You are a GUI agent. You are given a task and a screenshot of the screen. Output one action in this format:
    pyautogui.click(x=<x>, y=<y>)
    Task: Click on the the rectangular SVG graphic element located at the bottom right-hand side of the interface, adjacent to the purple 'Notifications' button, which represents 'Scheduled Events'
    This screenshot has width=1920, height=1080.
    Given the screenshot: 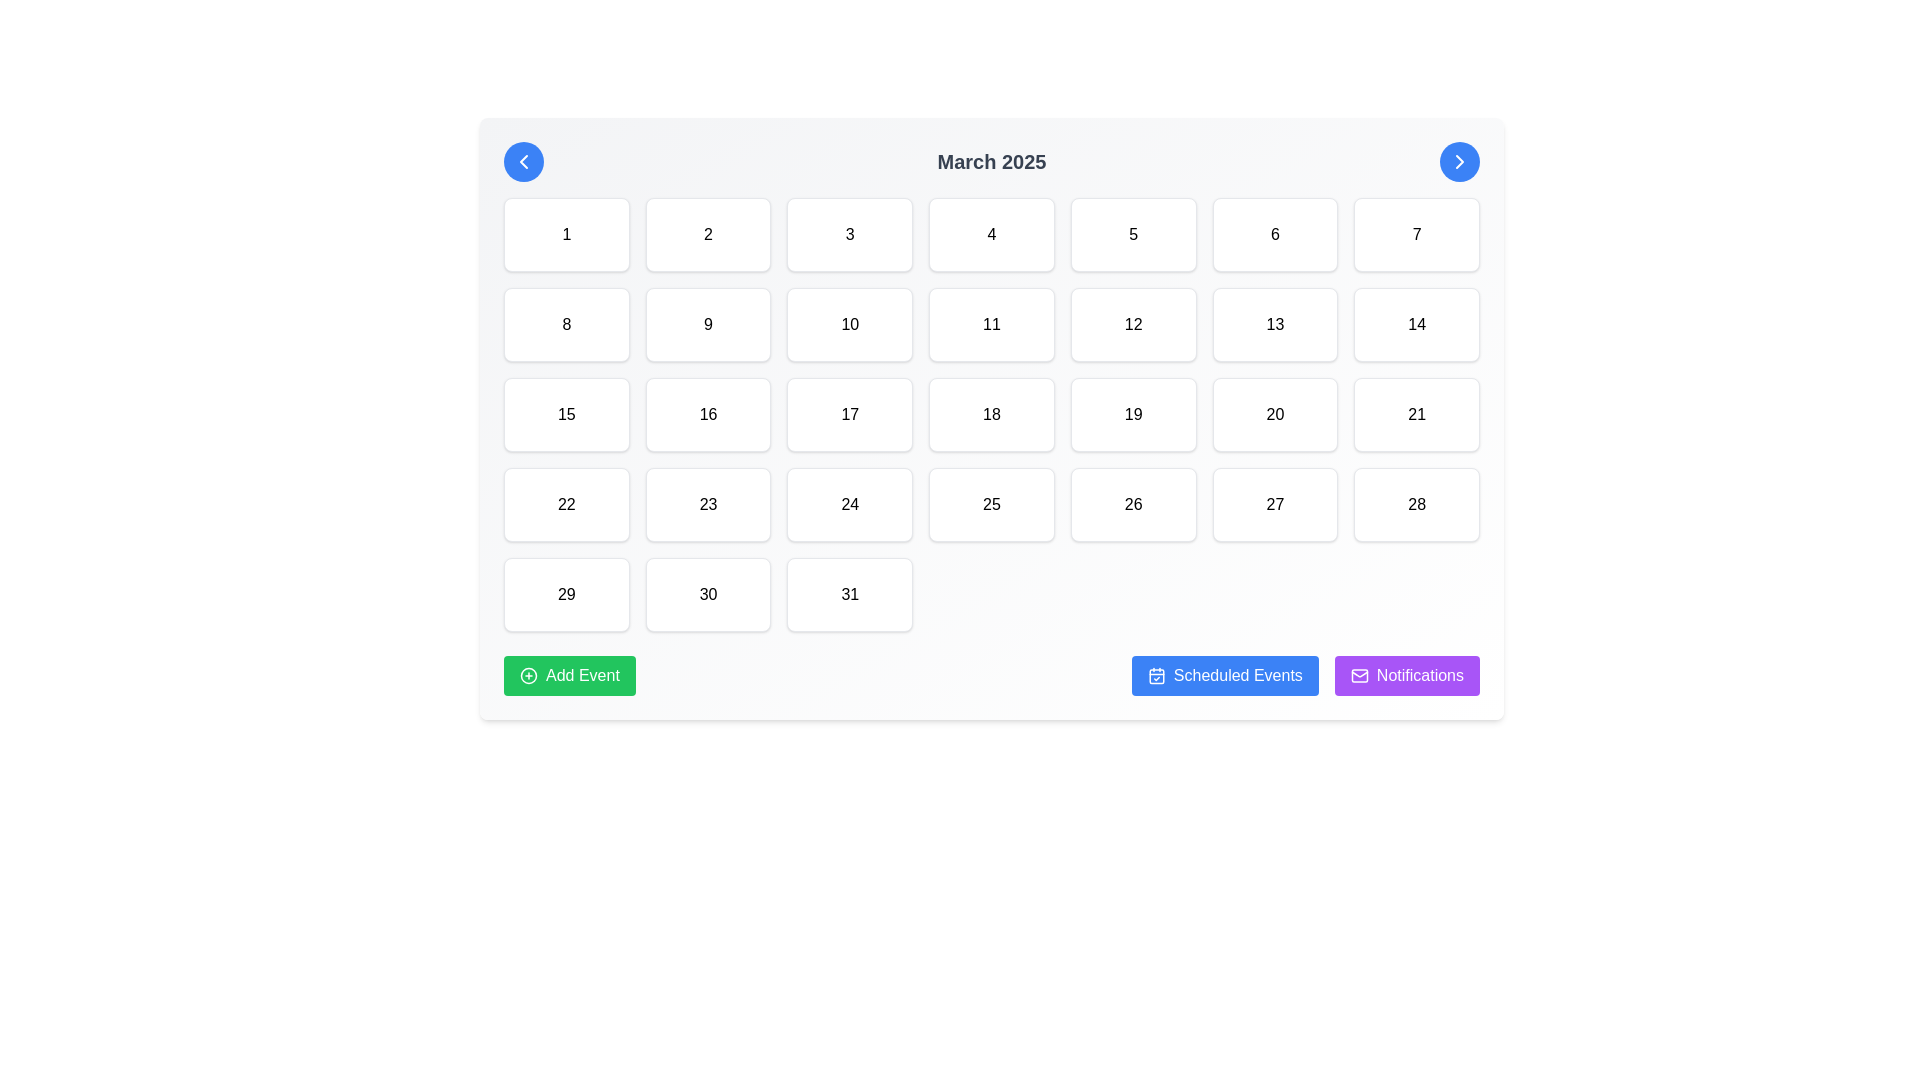 What is the action you would take?
    pyautogui.click(x=1156, y=675)
    